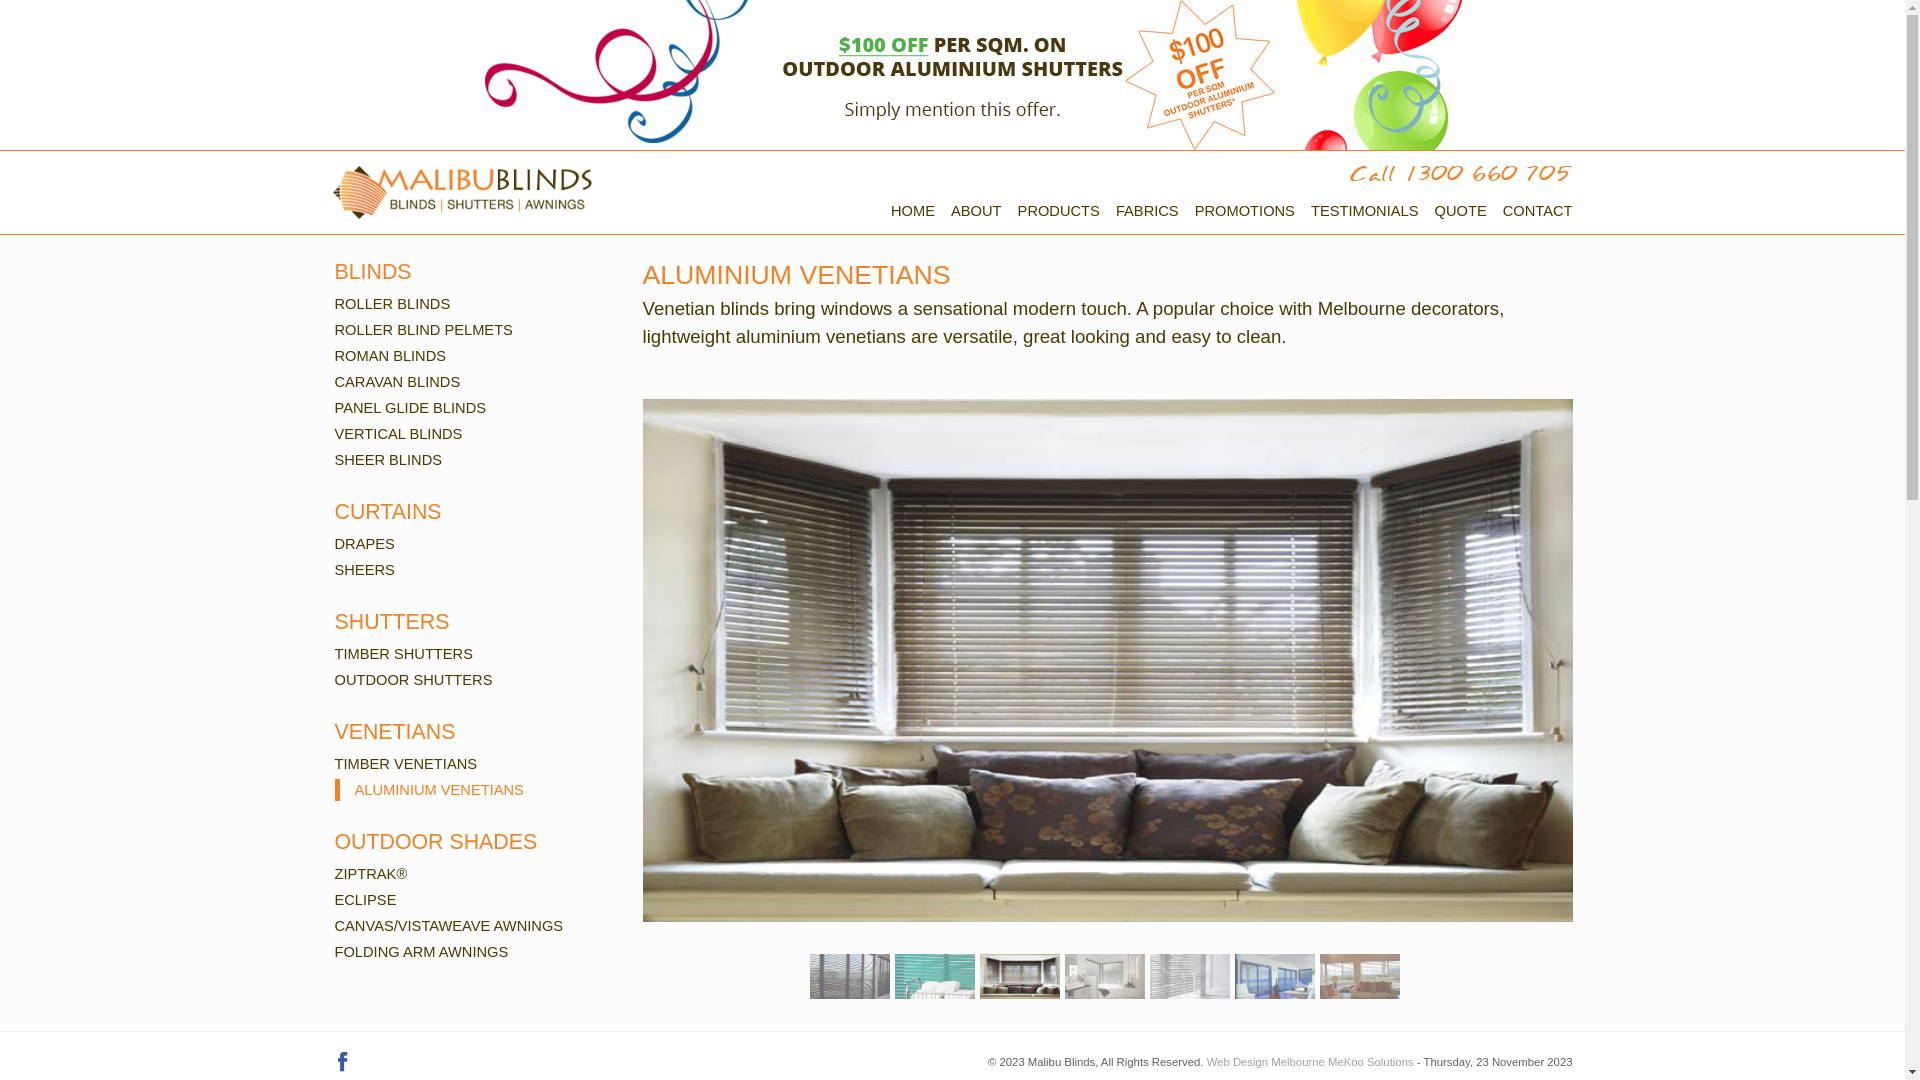  Describe the element at coordinates (473, 678) in the screenshot. I see `'OUTDOOR SHUTTERS'` at that location.